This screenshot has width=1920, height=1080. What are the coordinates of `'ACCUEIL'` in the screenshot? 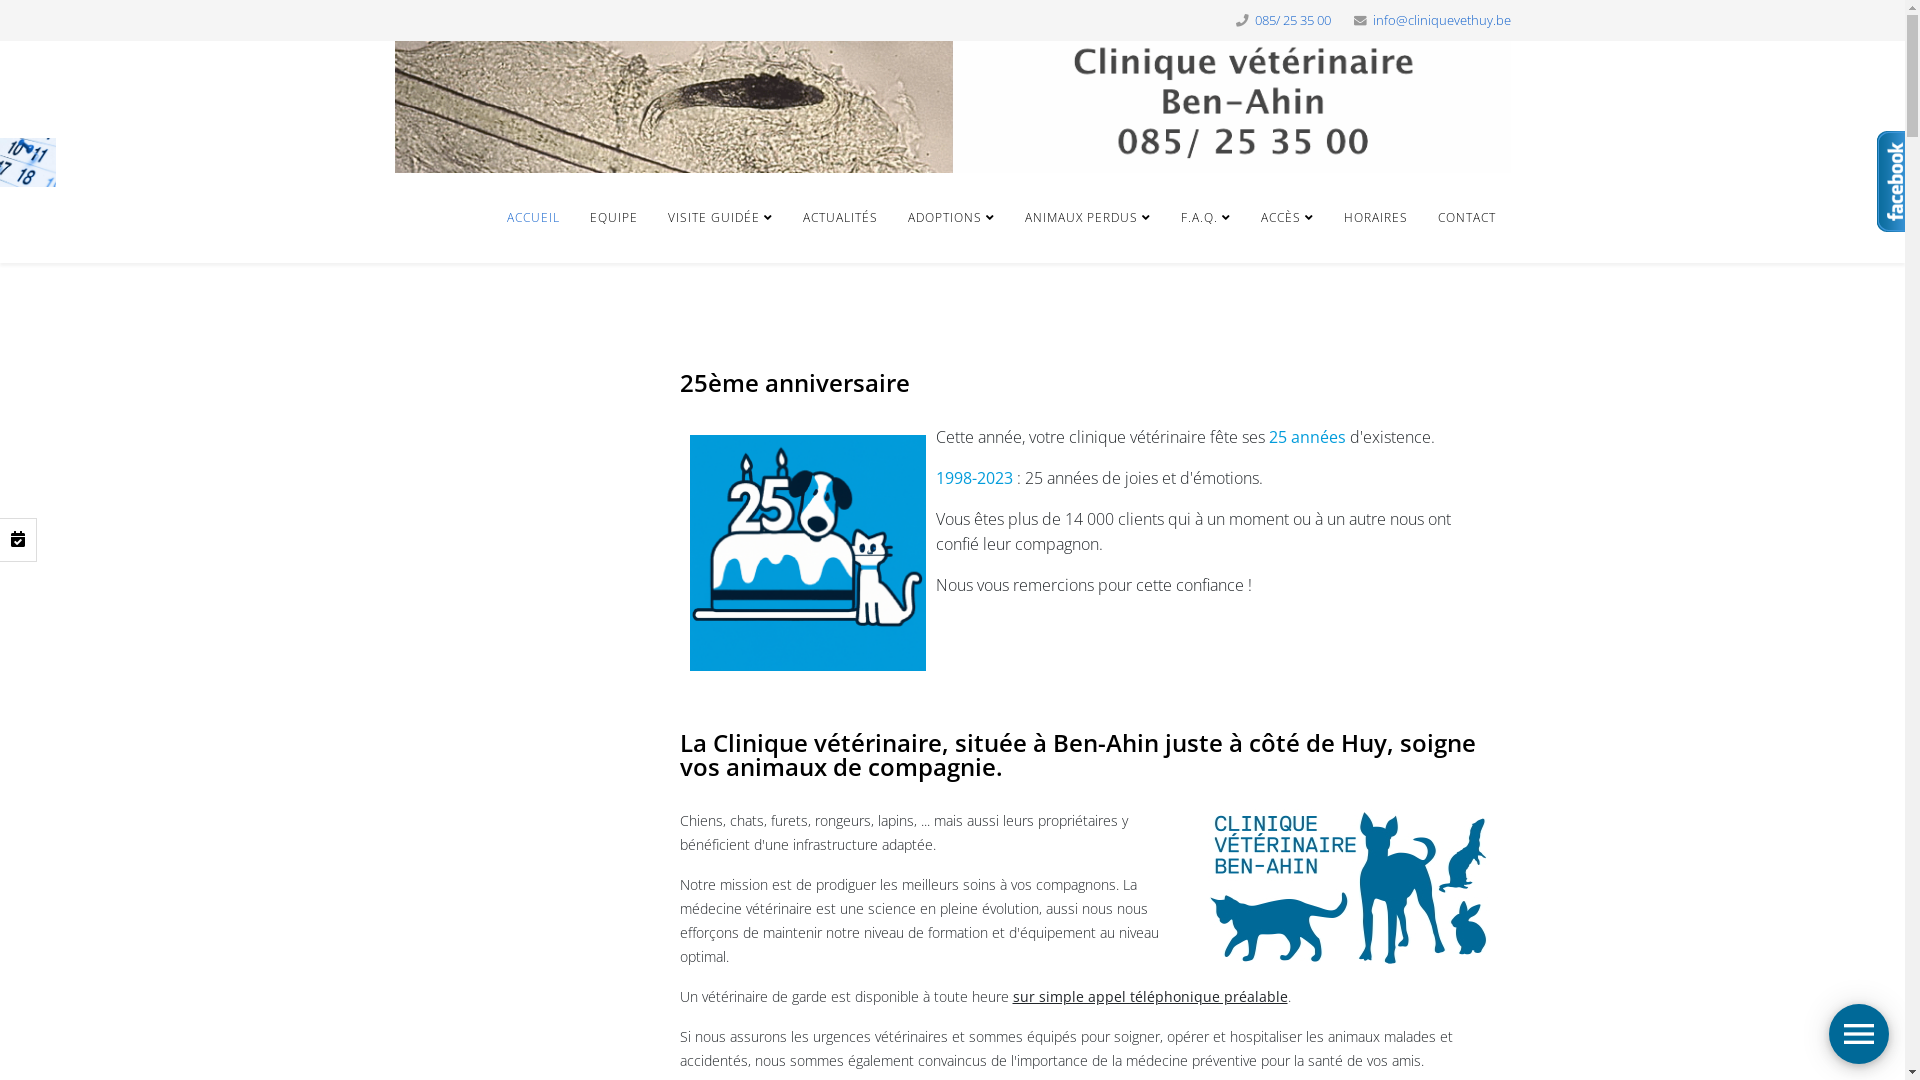 It's located at (533, 218).